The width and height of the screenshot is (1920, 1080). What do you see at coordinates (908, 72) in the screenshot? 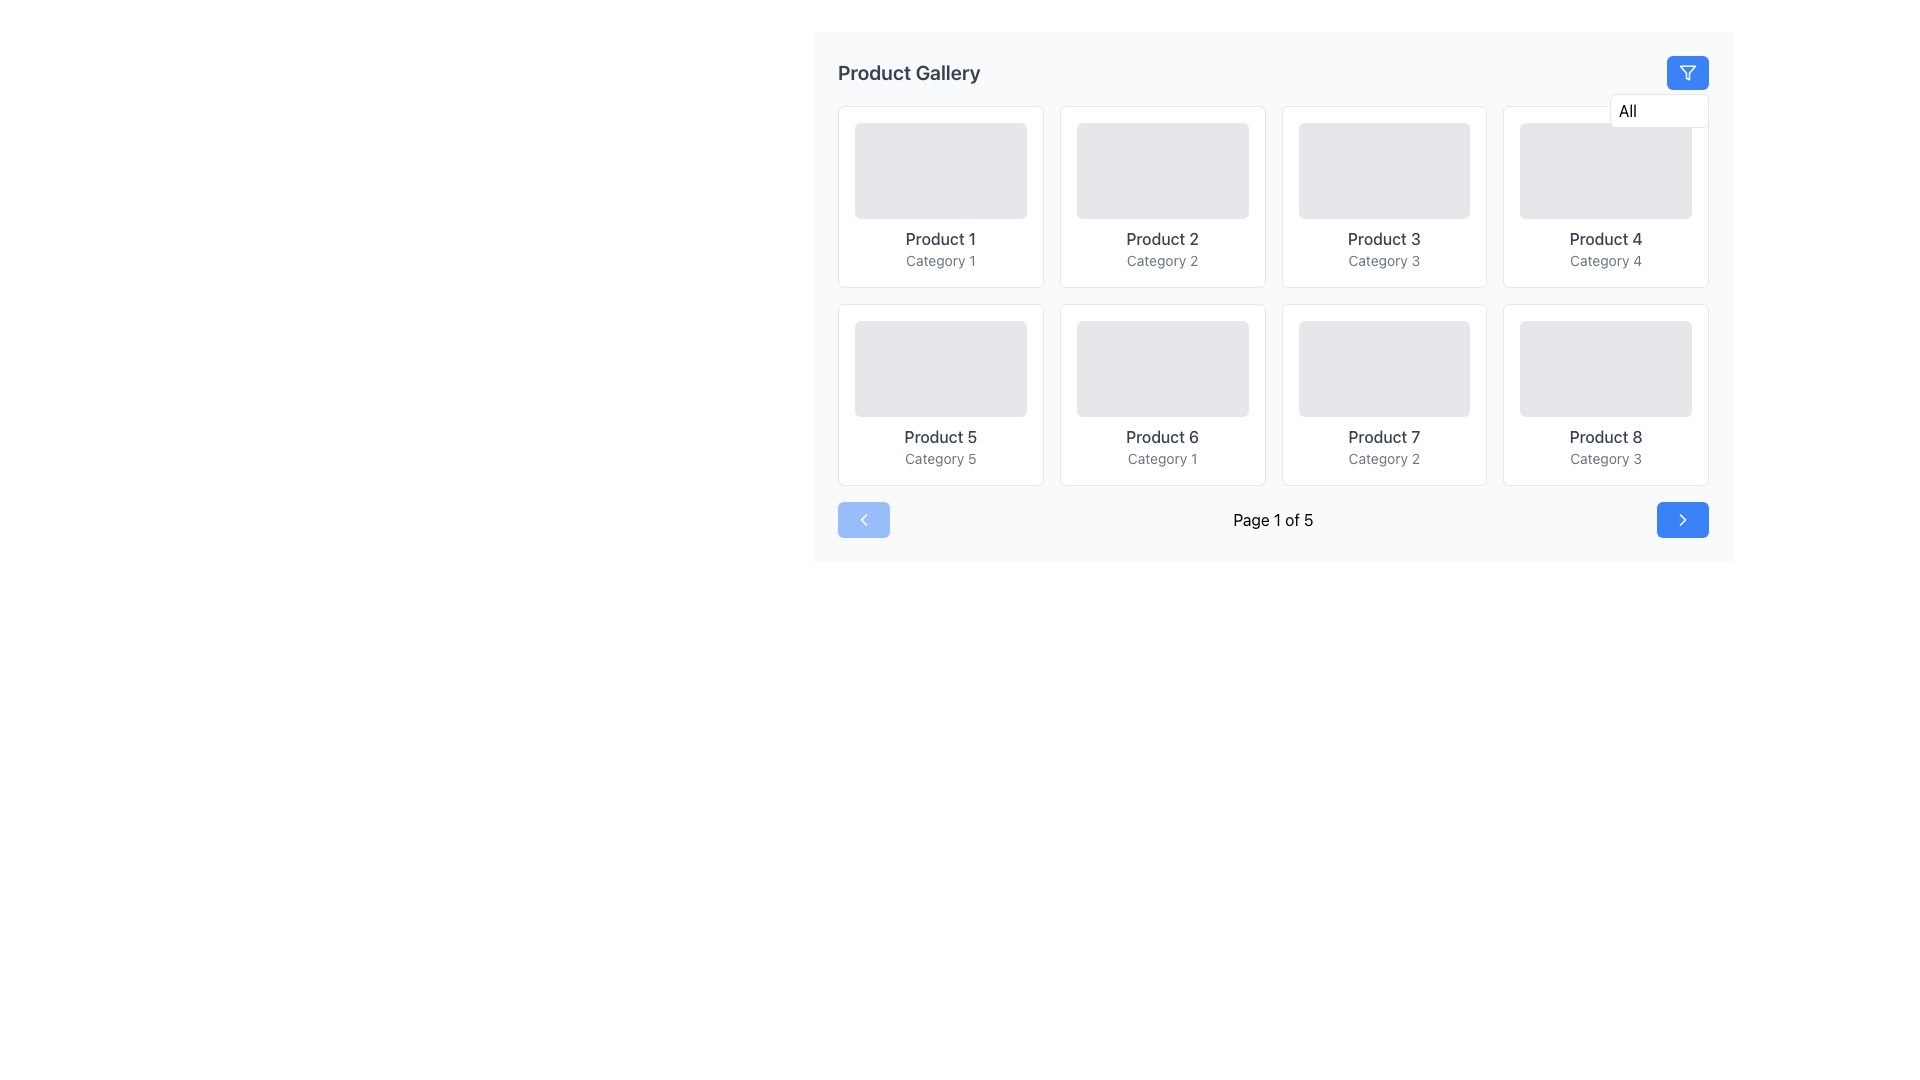
I see `the 'Product Gallery' heading text, which is styled in bold gray font and located at the top-left corner of the interface` at bounding box center [908, 72].